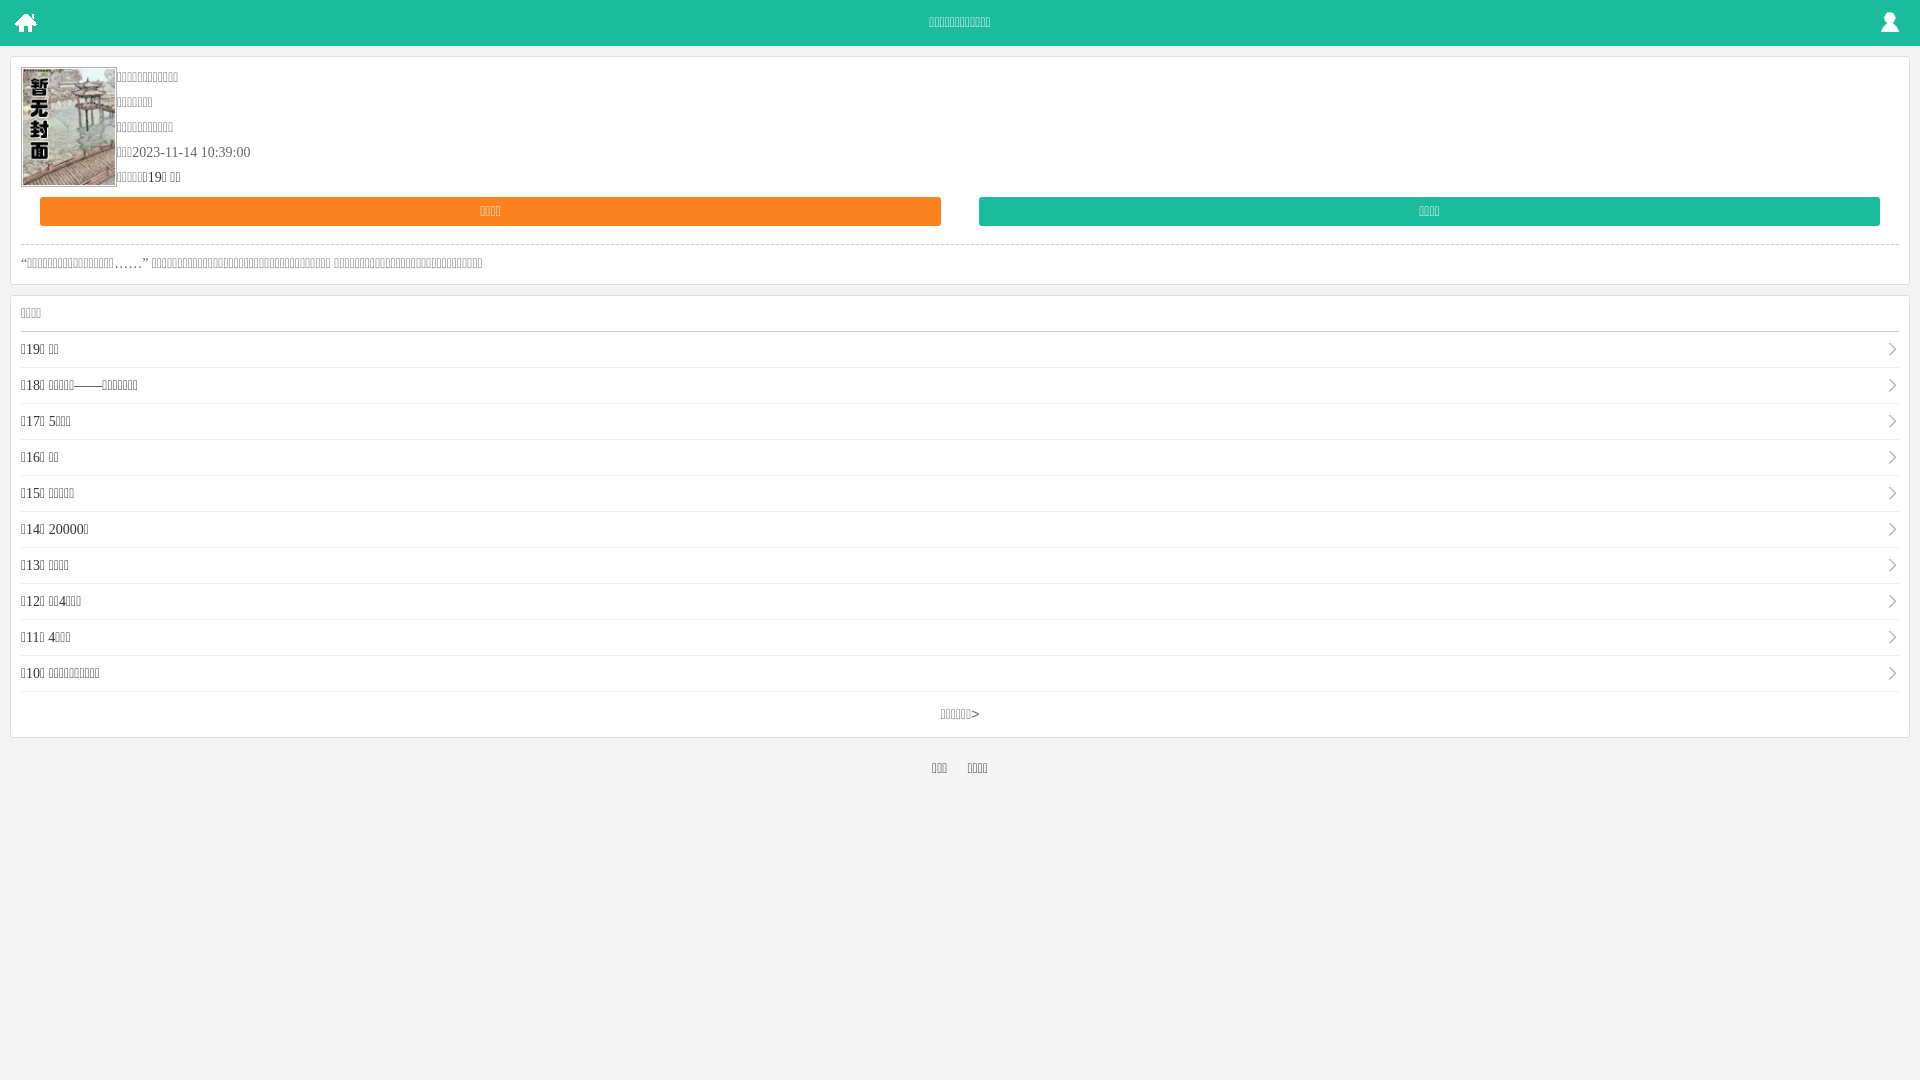 This screenshot has width=1920, height=1080. I want to click on ' ', so click(1889, 23).